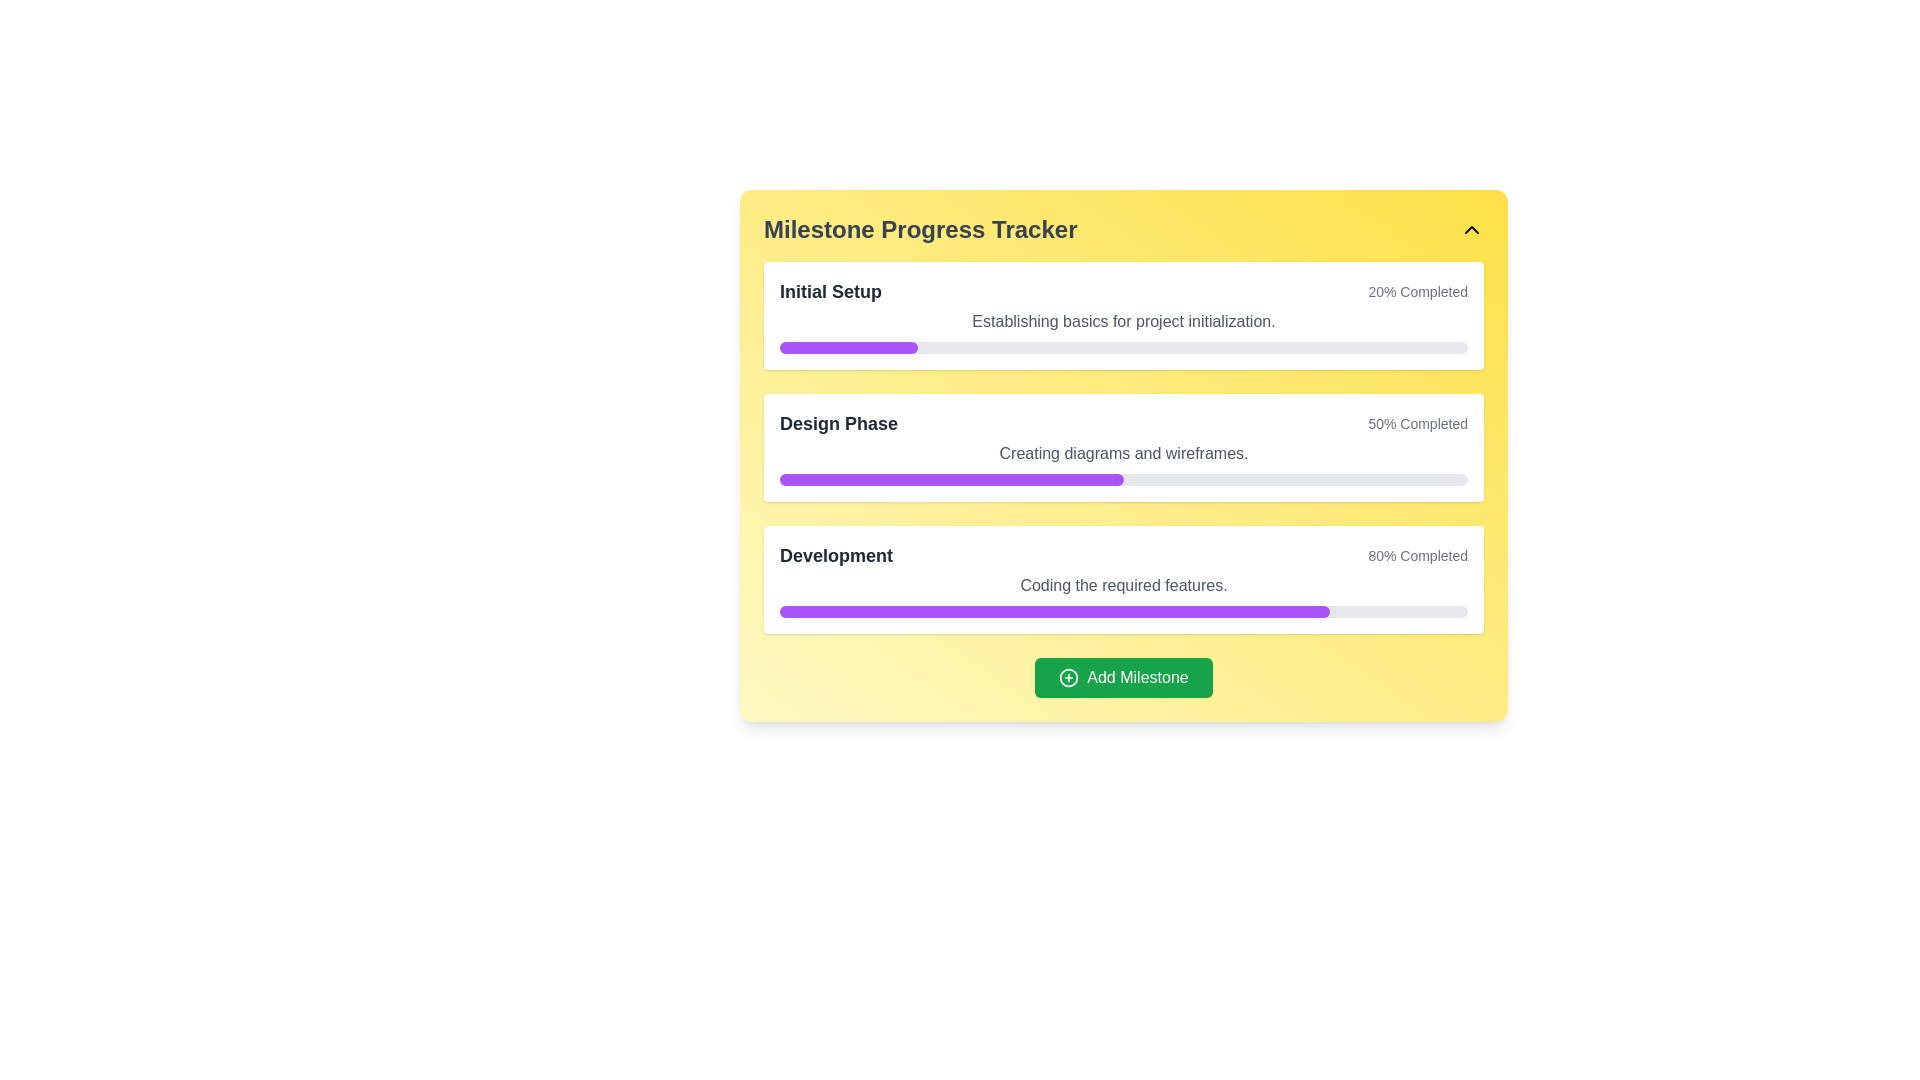  I want to click on the button to add a new milestone, located at the bottom of the yellow progress tracking card, so click(1123, 677).